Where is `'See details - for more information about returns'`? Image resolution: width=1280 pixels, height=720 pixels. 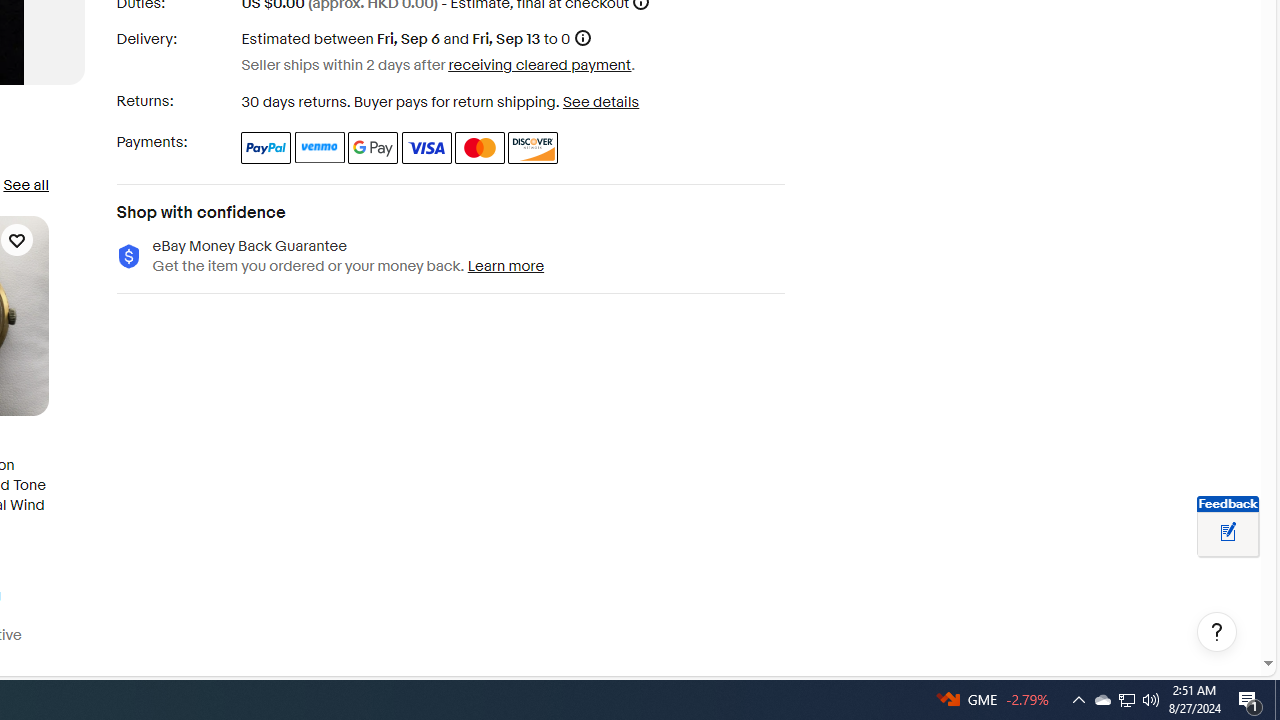
'See details - for more information about returns' is located at coordinates (599, 102).